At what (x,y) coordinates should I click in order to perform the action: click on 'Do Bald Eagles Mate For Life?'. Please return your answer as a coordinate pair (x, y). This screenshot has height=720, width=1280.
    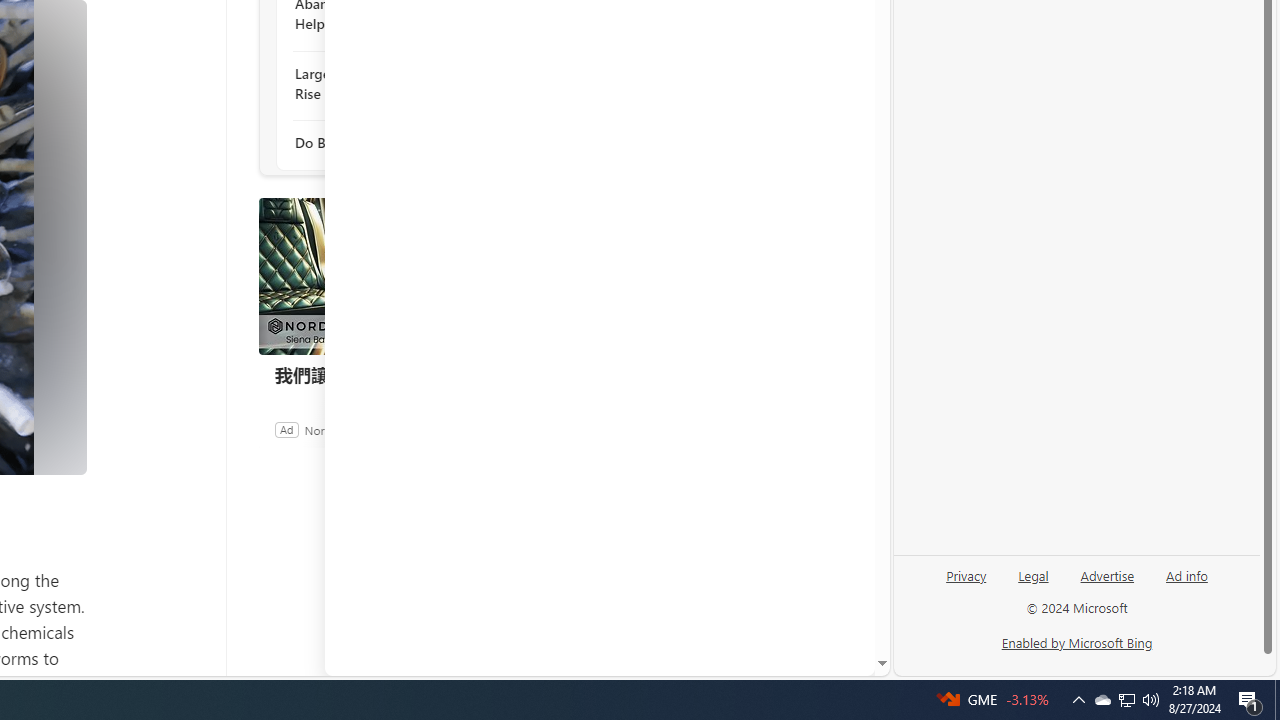
    Looking at the image, I should click on (402, 142).